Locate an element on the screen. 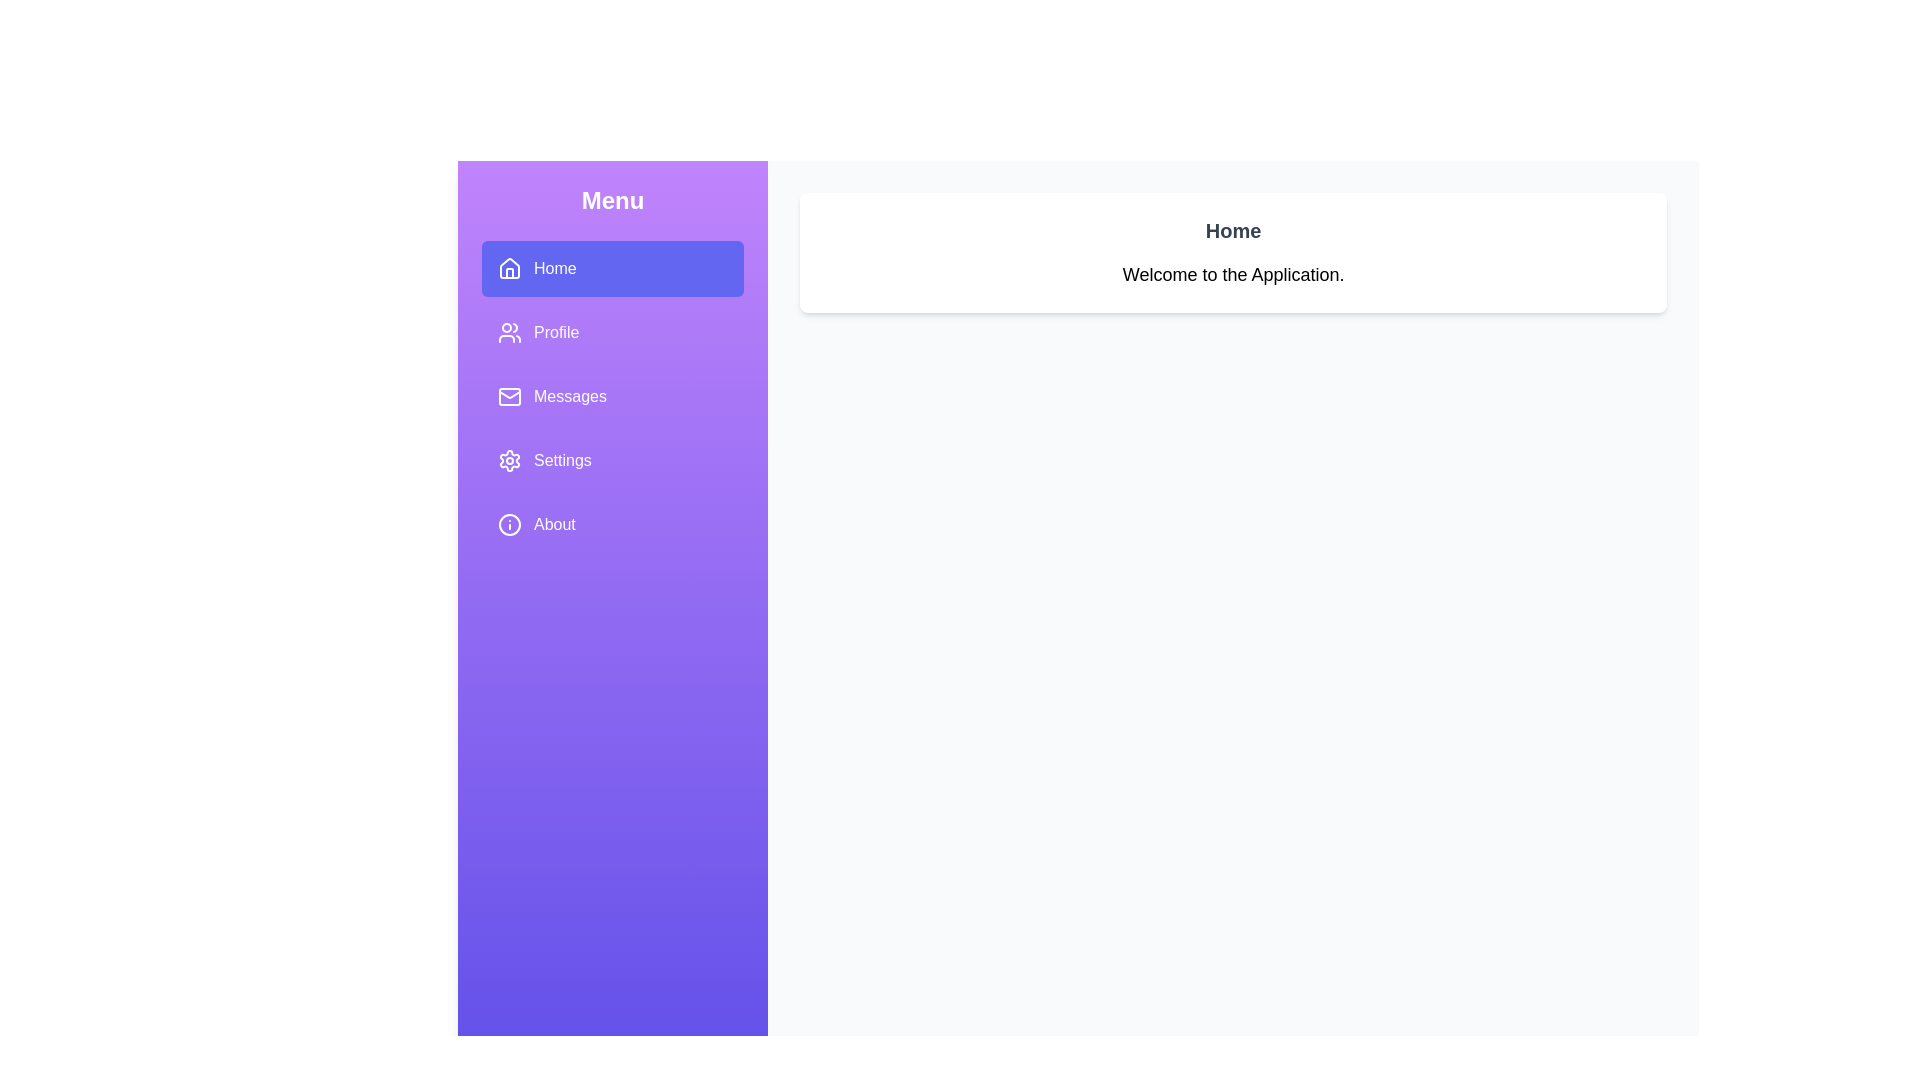 This screenshot has width=1920, height=1080. the 'About' menu item, which is the fifth option in the sidebar menu is located at coordinates (612, 523).